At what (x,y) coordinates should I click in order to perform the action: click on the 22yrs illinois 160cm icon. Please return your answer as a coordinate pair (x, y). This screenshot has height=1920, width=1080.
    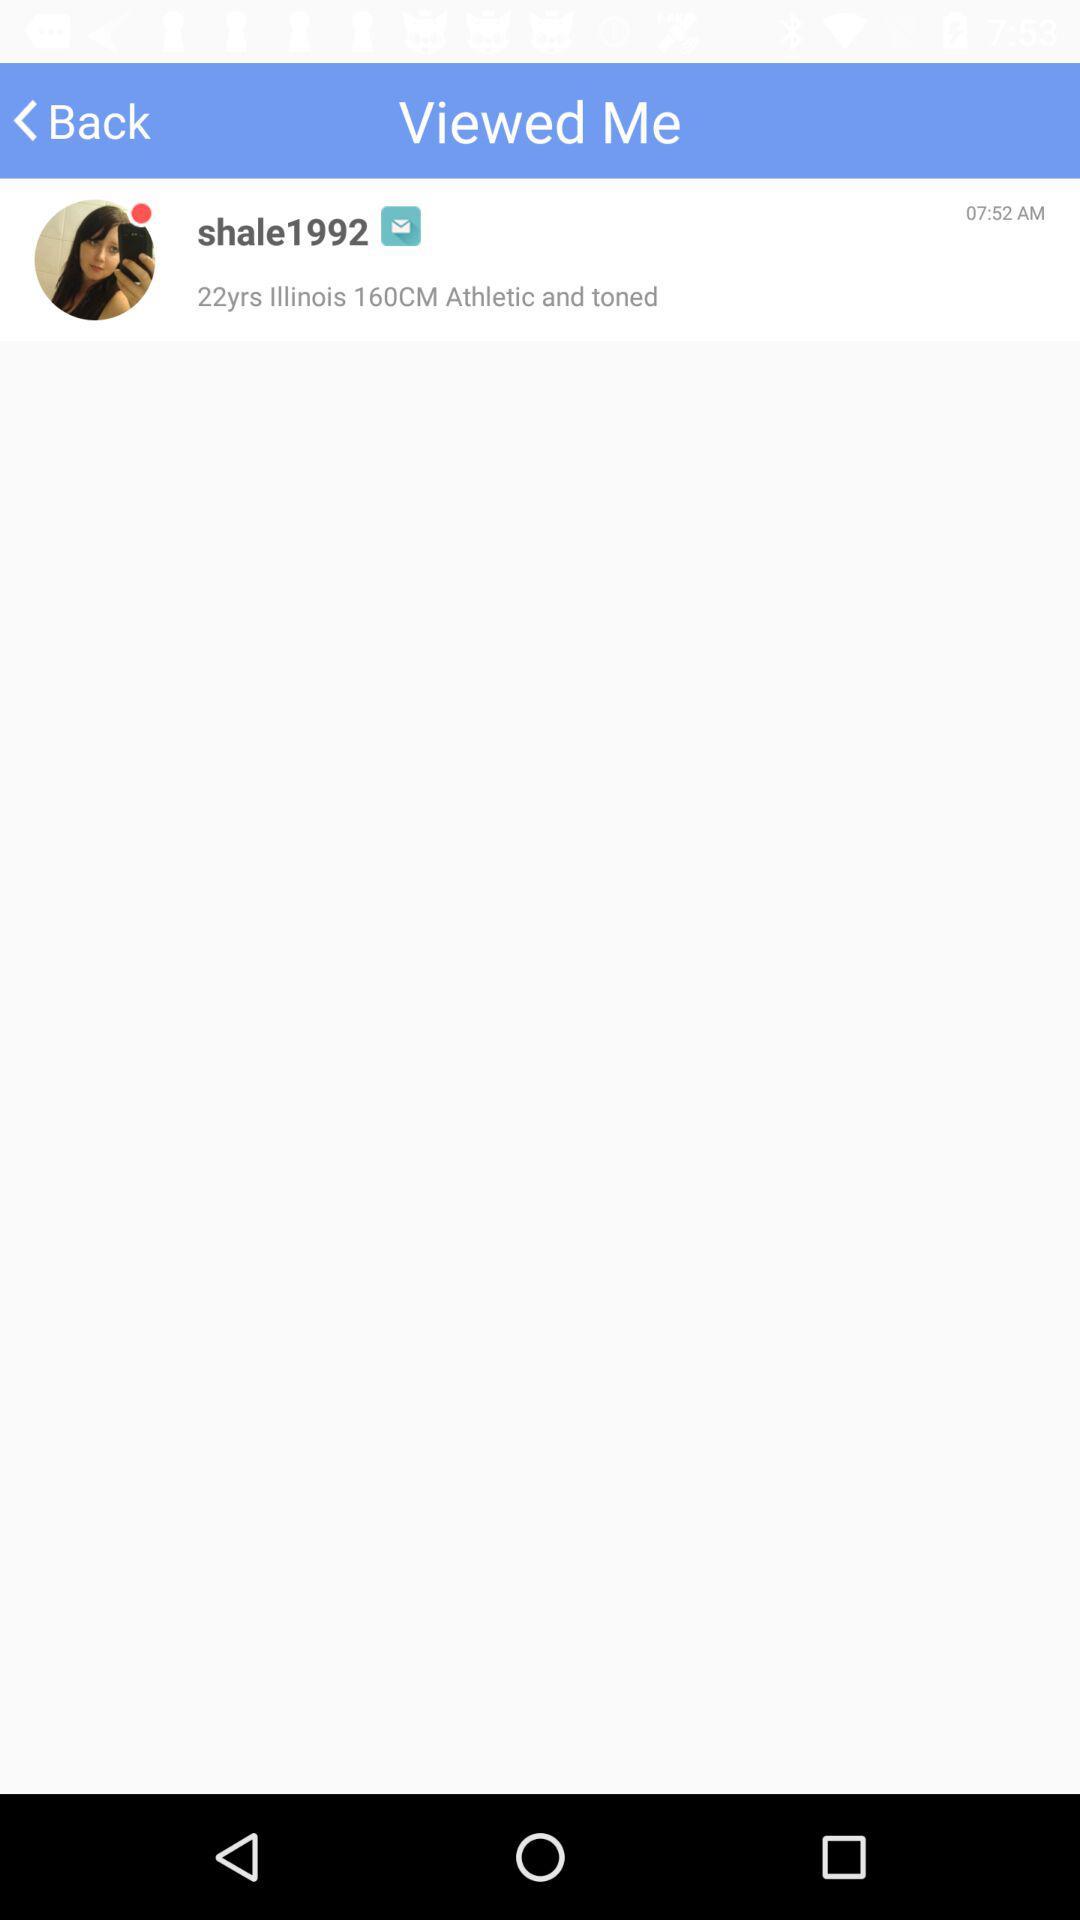
    Looking at the image, I should click on (426, 294).